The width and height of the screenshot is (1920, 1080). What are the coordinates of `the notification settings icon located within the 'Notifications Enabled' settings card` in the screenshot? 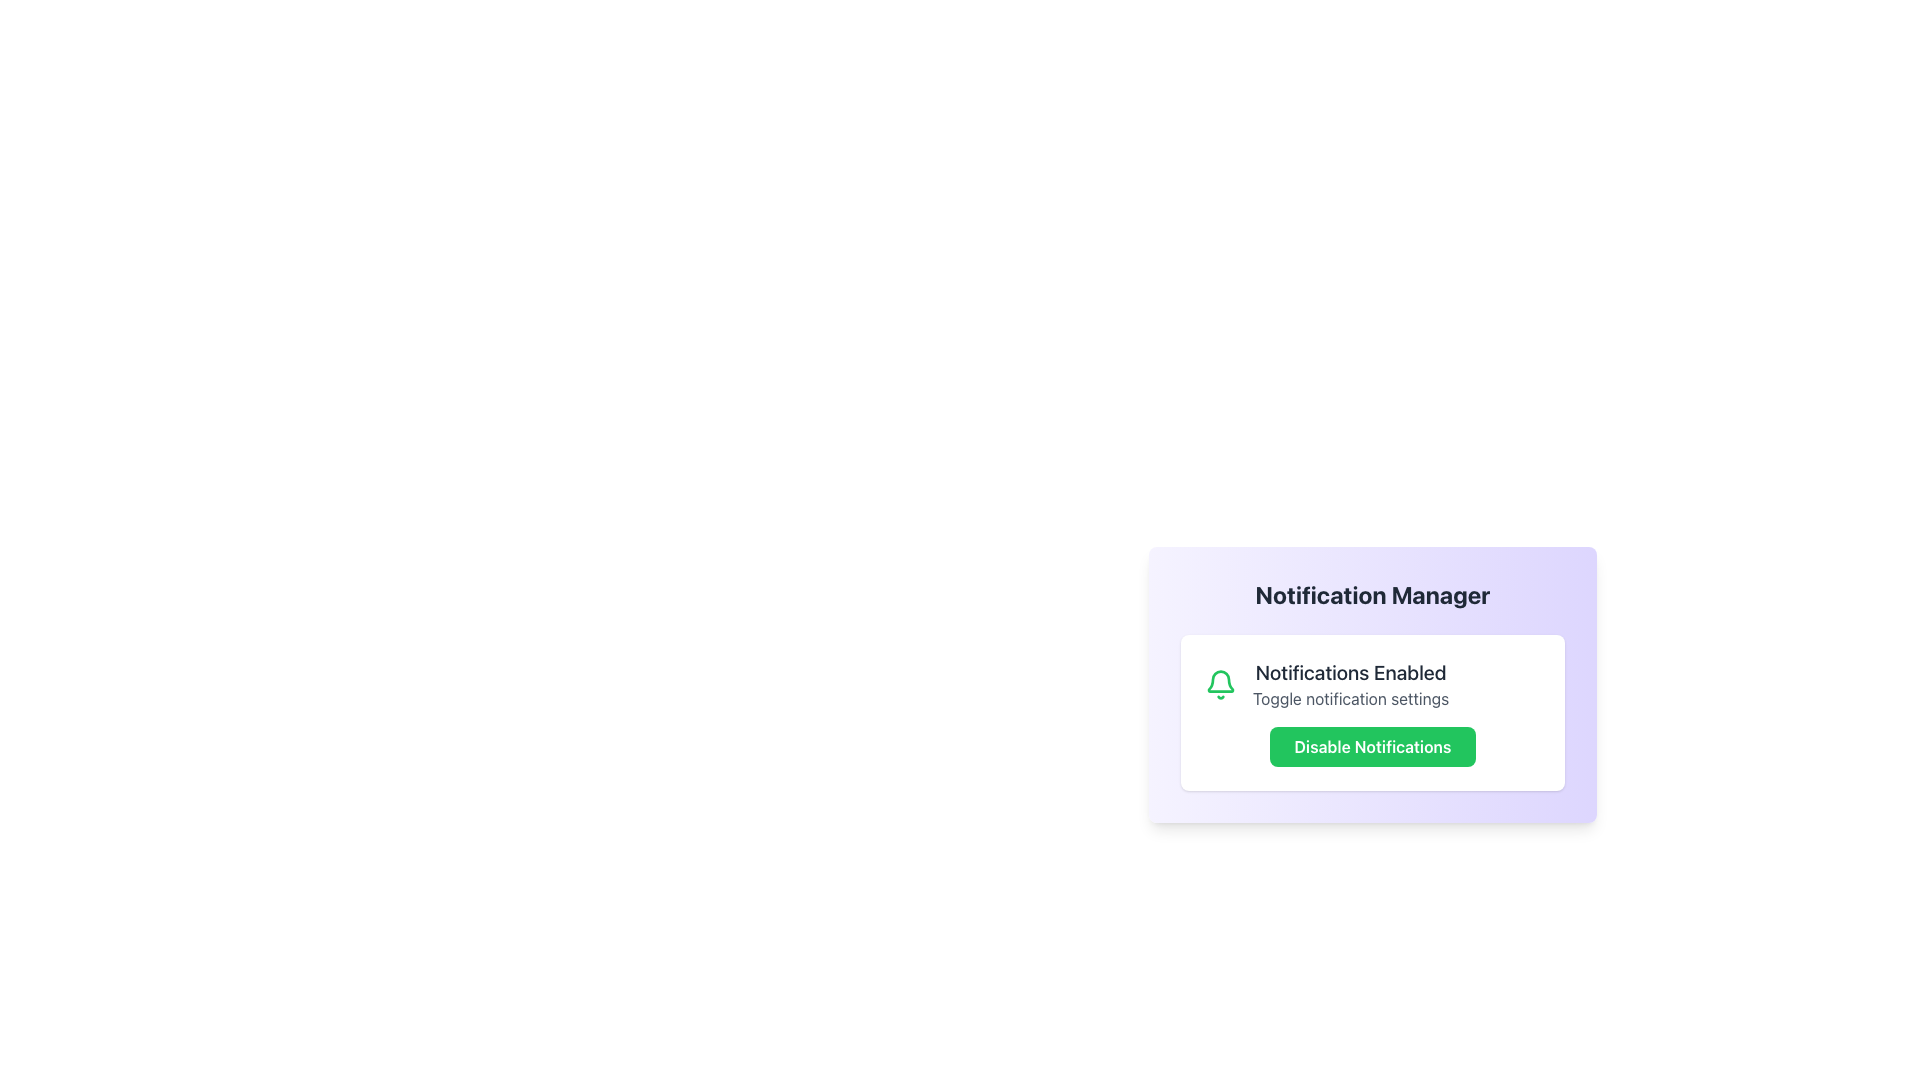 It's located at (1219, 684).